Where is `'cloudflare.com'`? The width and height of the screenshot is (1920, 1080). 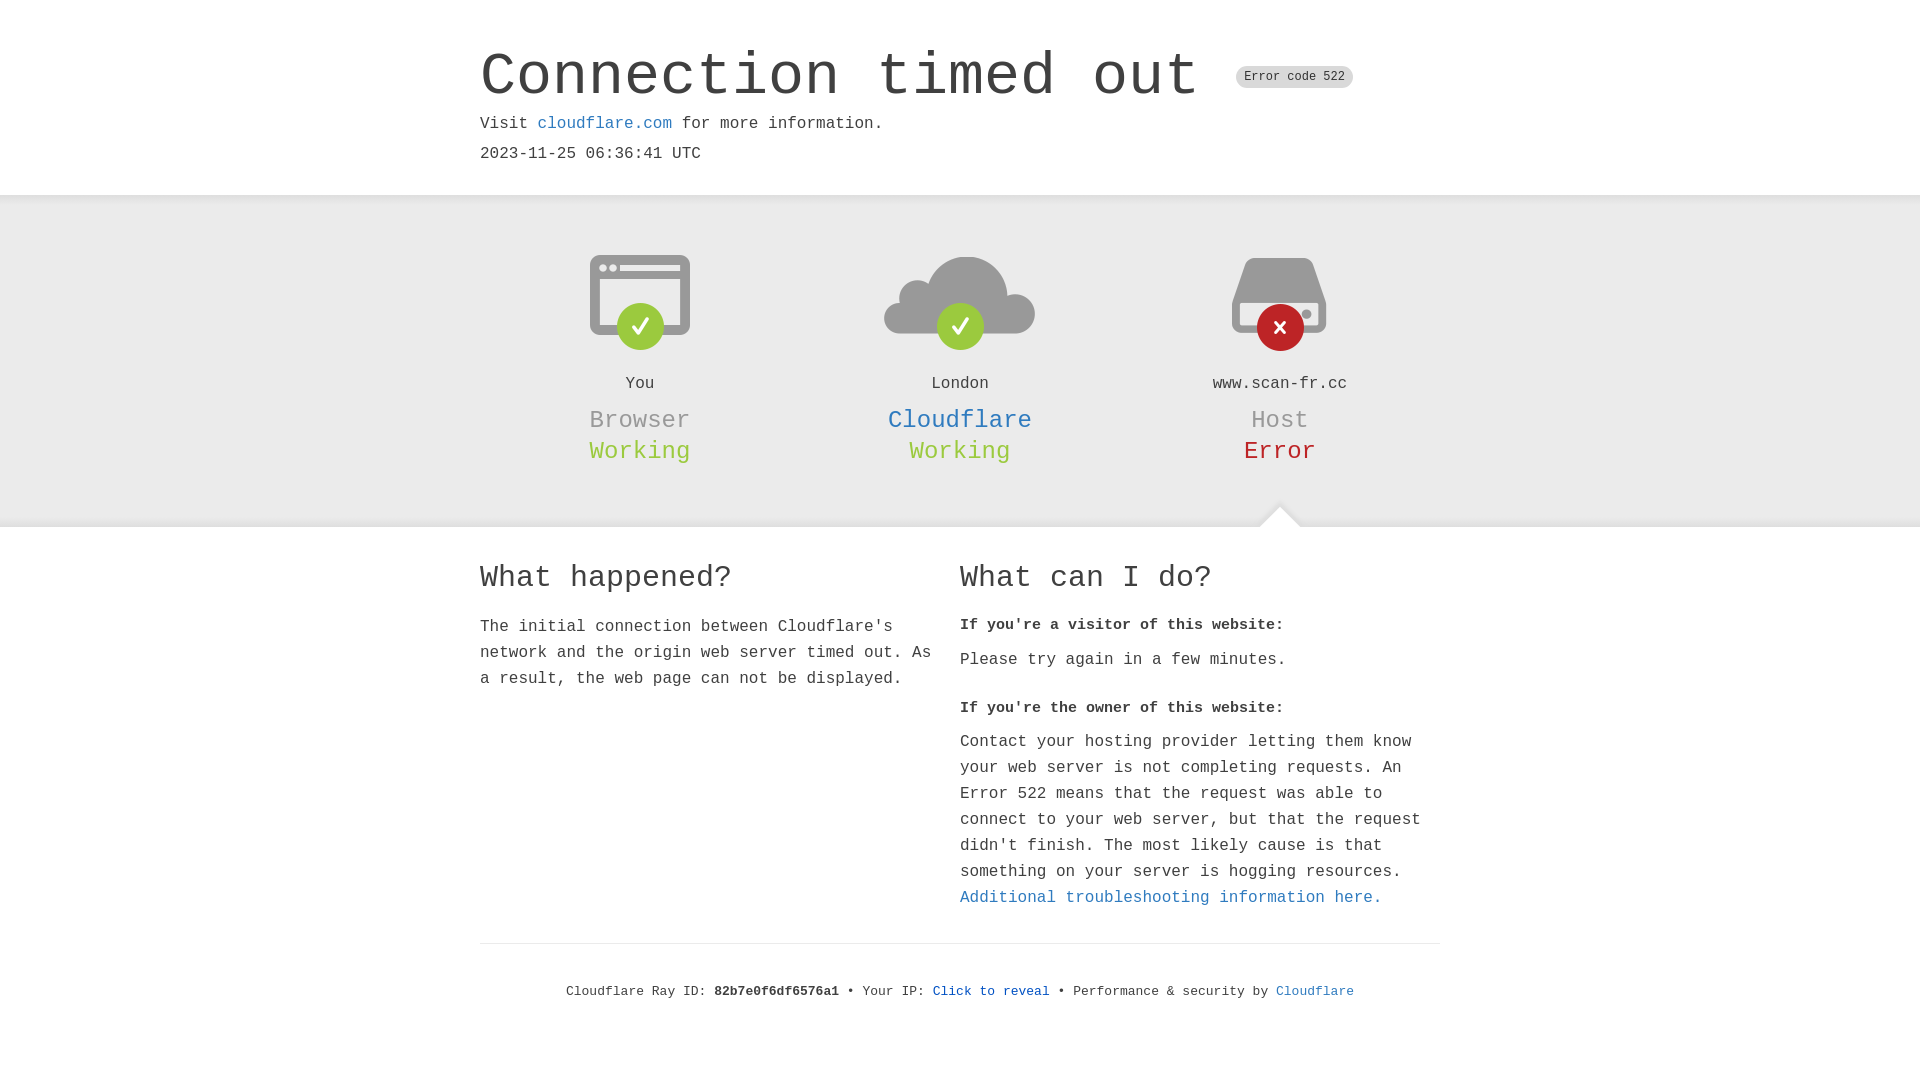
'cloudflare.com' is located at coordinates (603, 123).